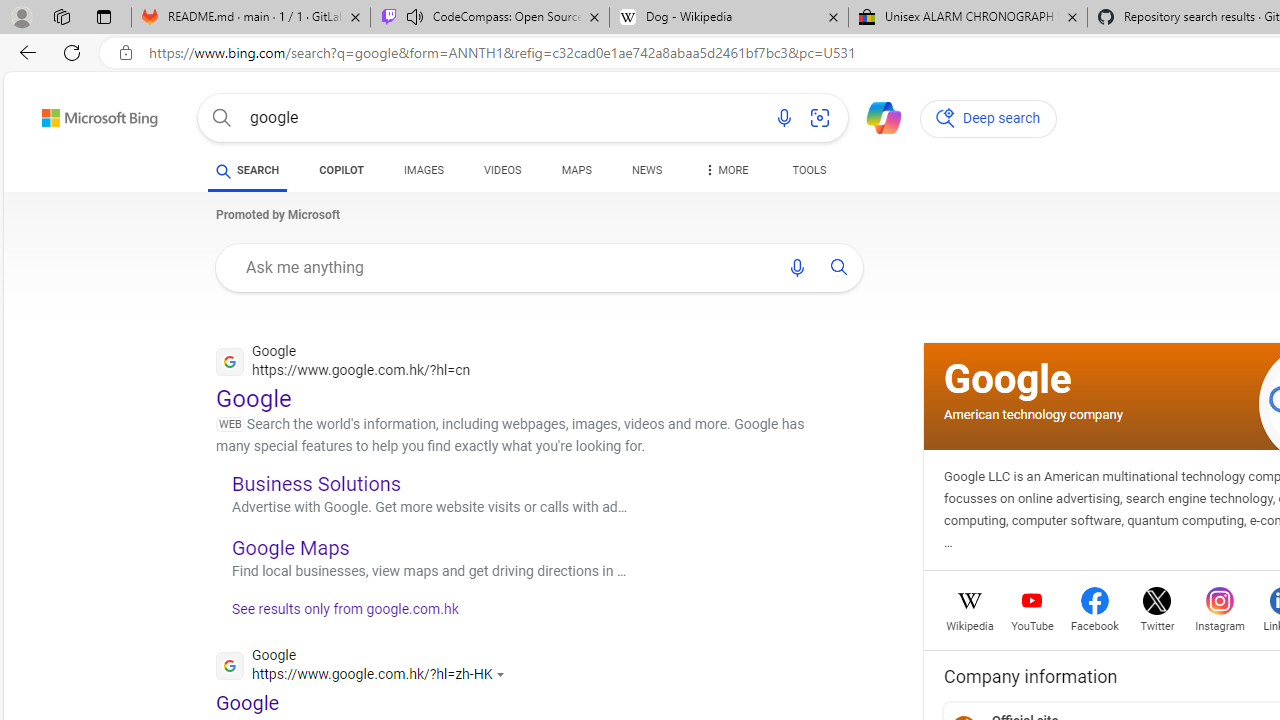 This screenshot has width=1280, height=720. I want to click on 'MAPS', so click(575, 172).